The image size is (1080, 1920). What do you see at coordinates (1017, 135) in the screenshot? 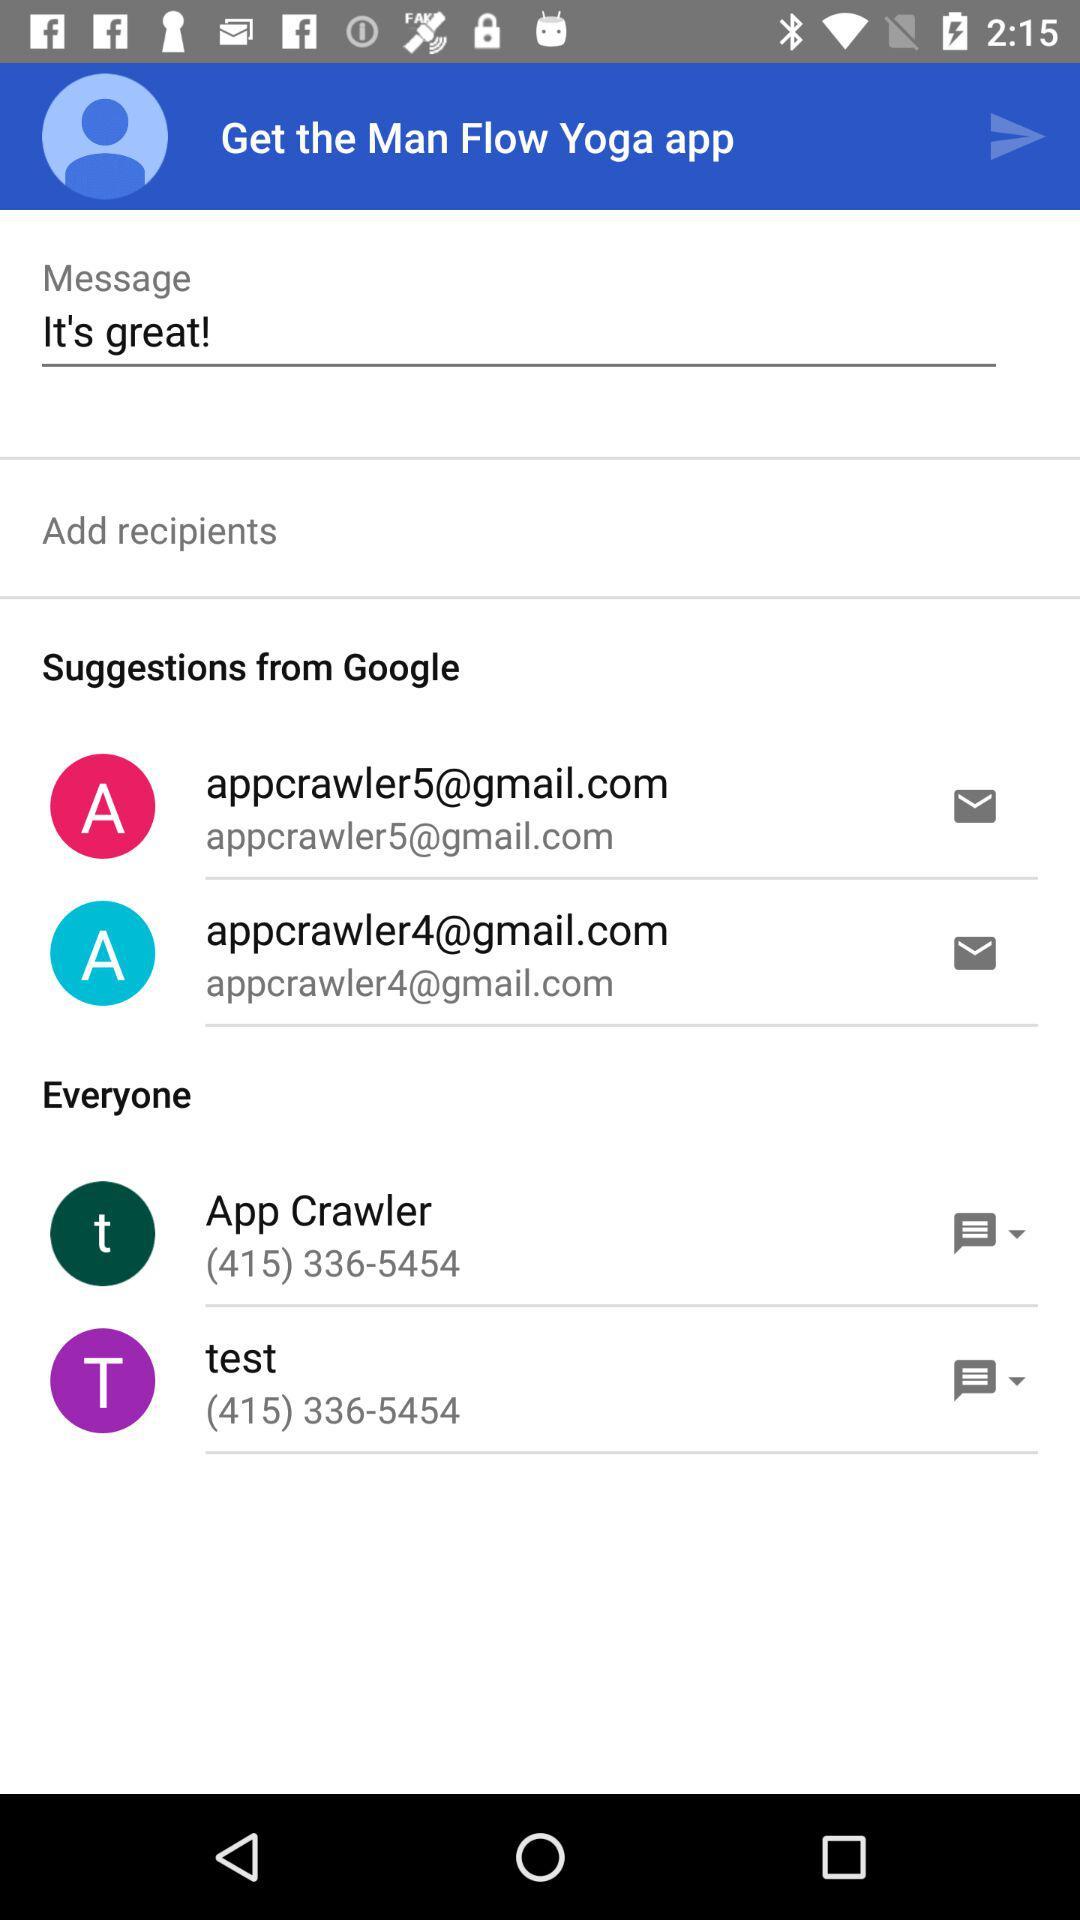
I see `the icon above it's great! item` at bounding box center [1017, 135].